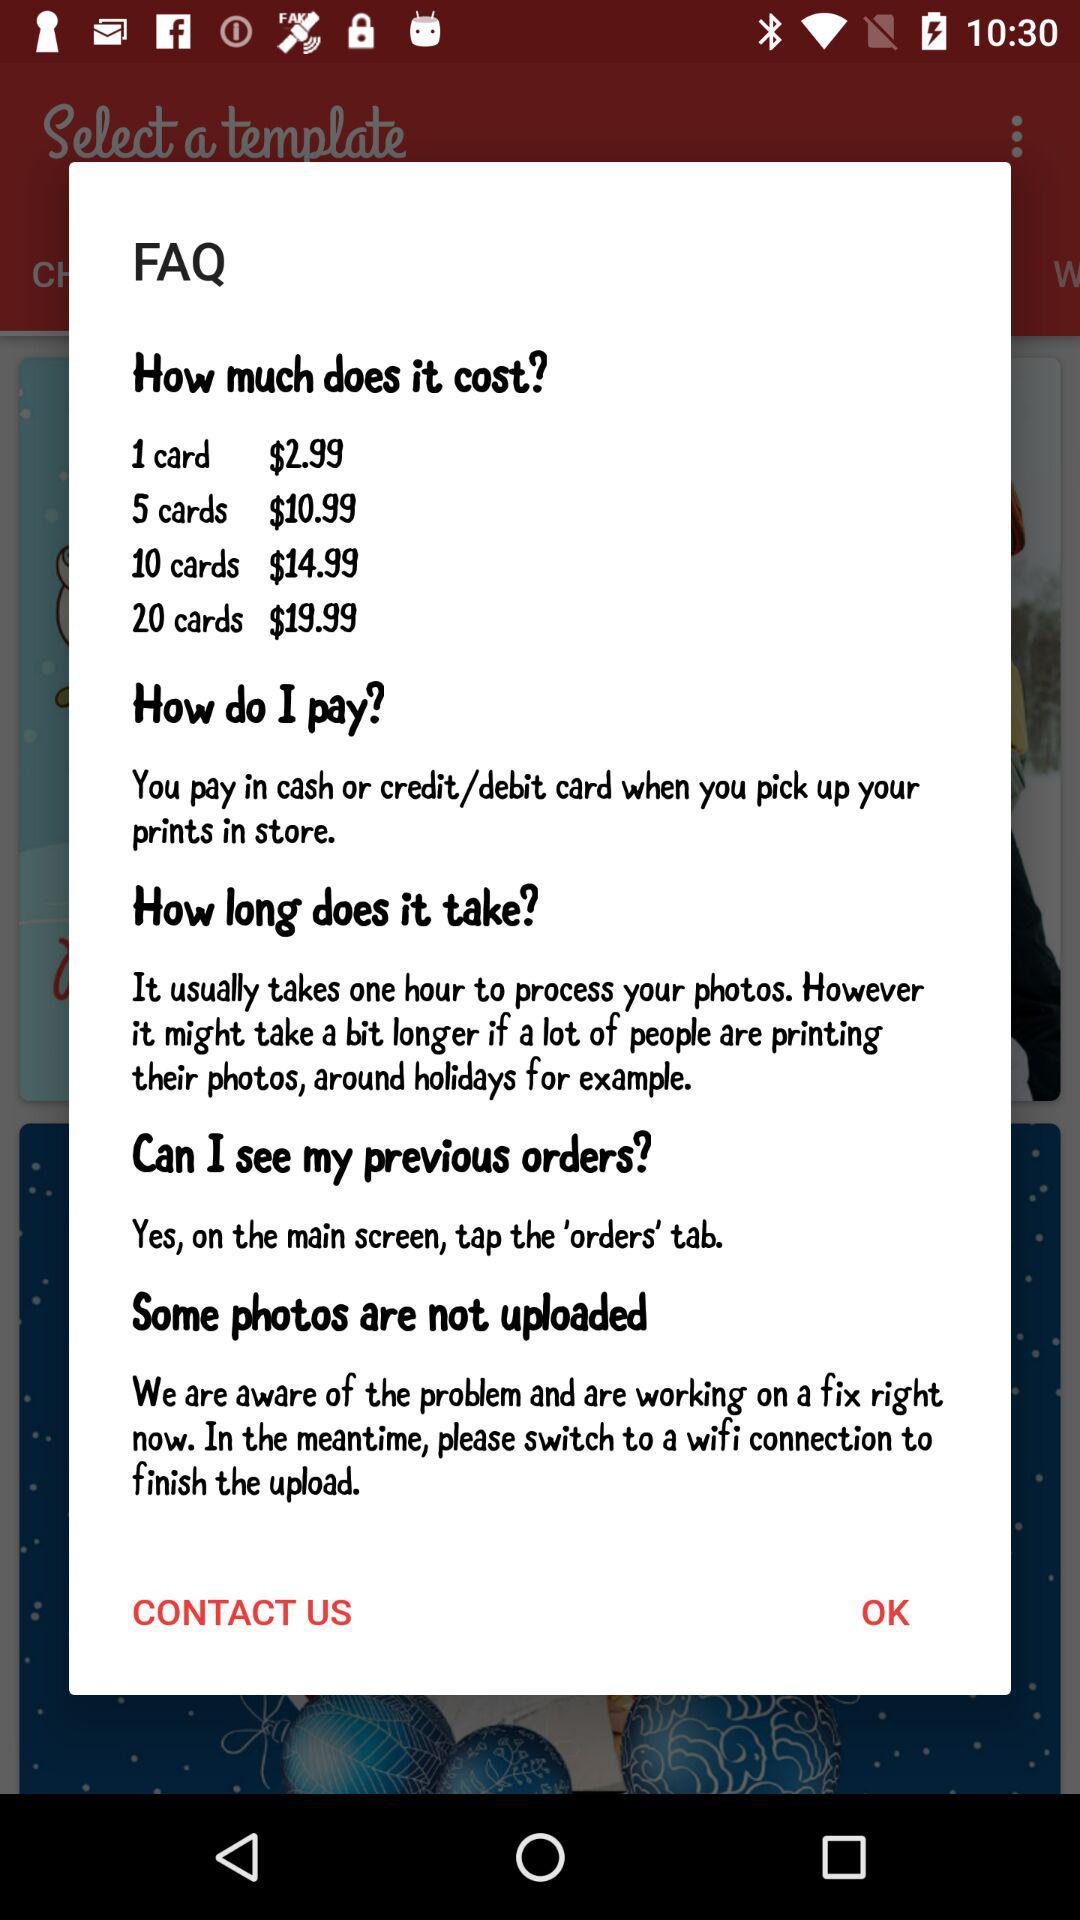 The width and height of the screenshot is (1080, 1920). Describe the element at coordinates (883, 1611) in the screenshot. I see `the item at the bottom right corner` at that location.